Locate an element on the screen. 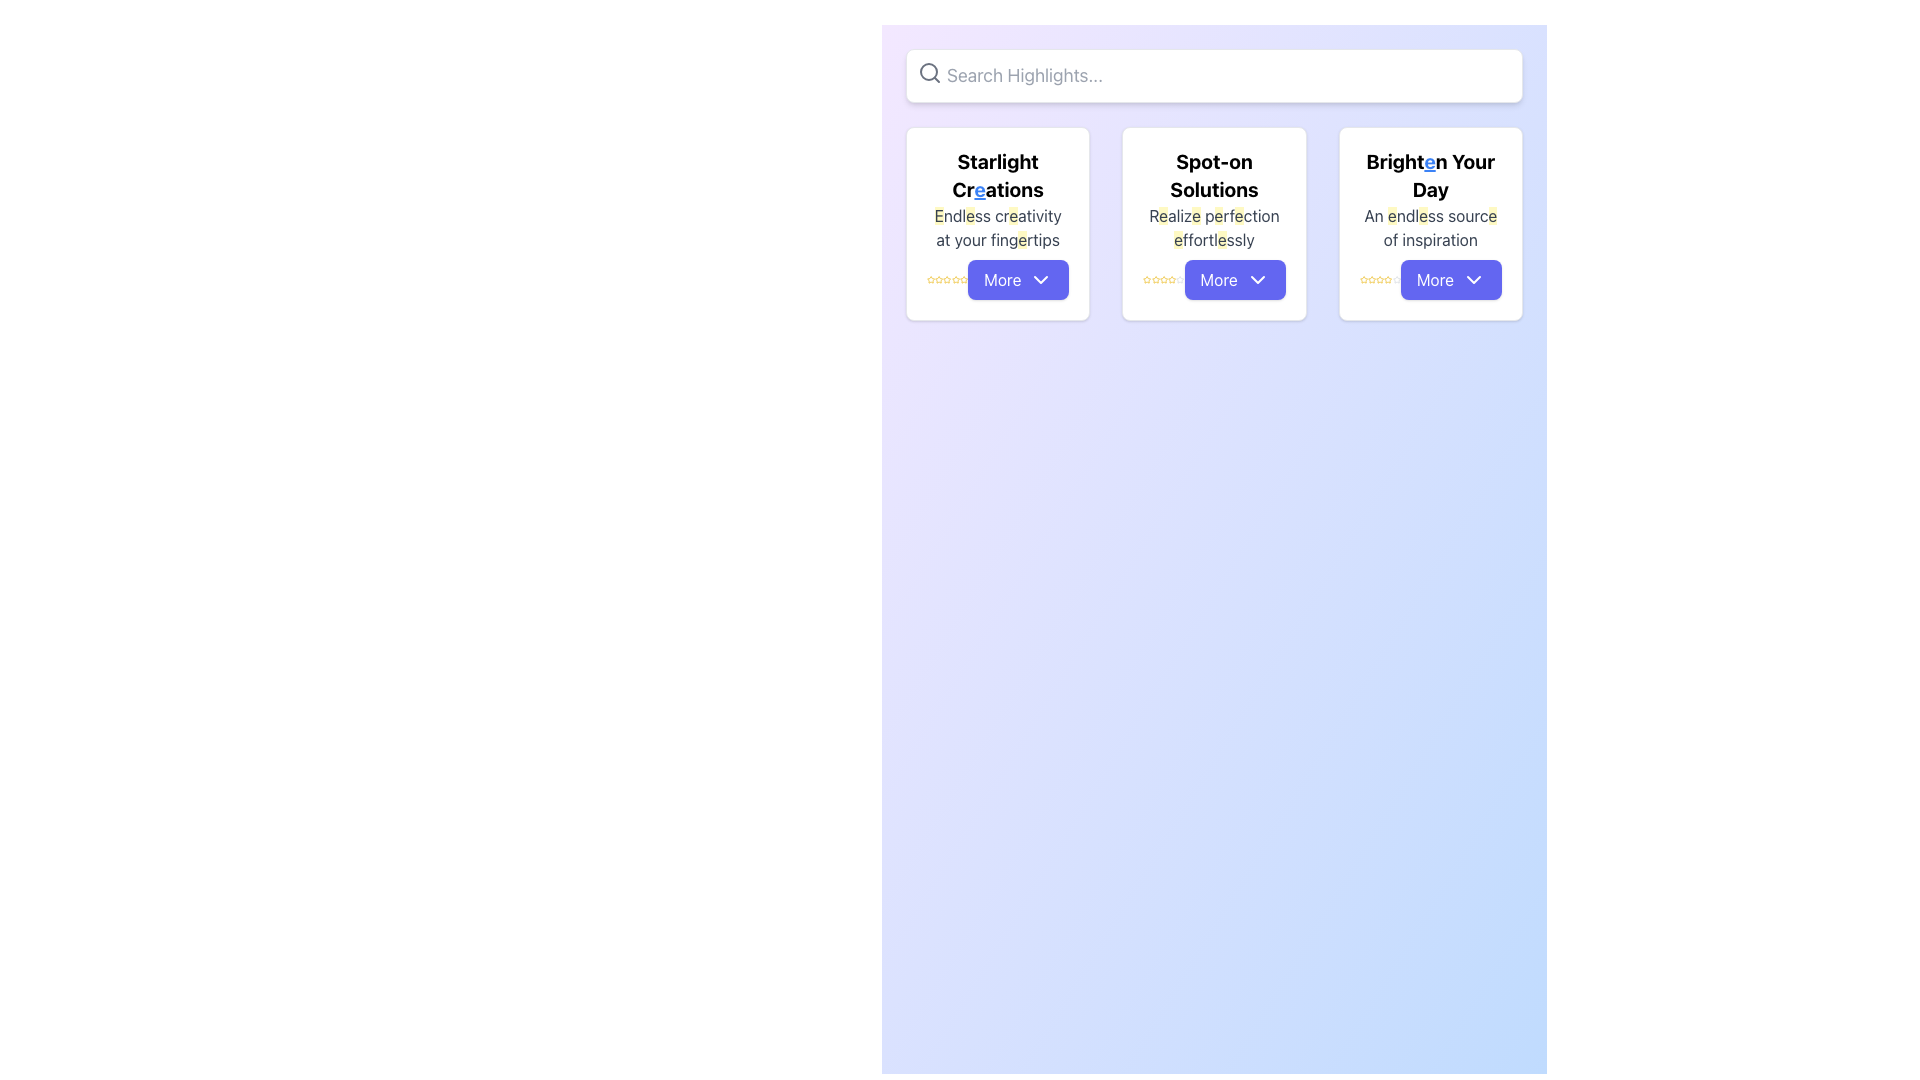  the button located in the bottom-right corner of the 'Spot-on Solutions' card is located at coordinates (1213, 280).